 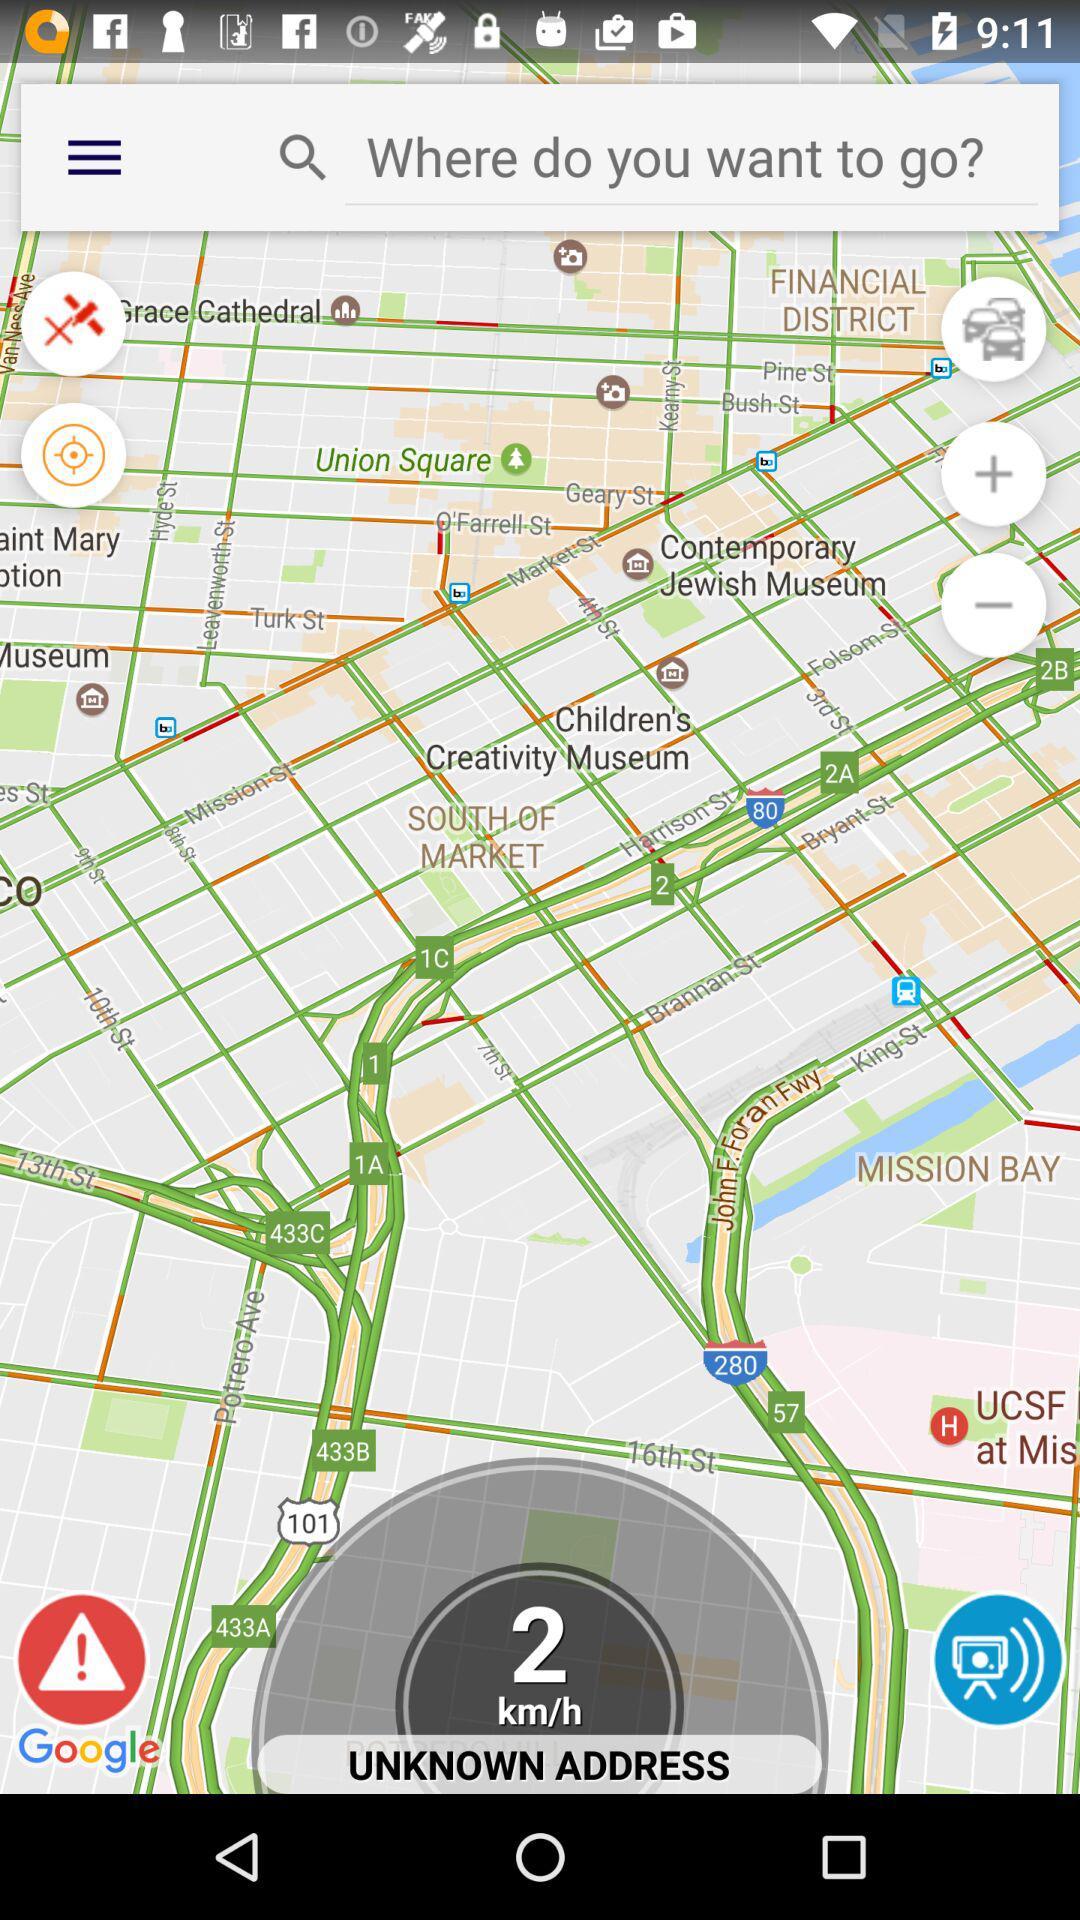 What do you see at coordinates (72, 454) in the screenshot?
I see `pinpoint user location` at bounding box center [72, 454].